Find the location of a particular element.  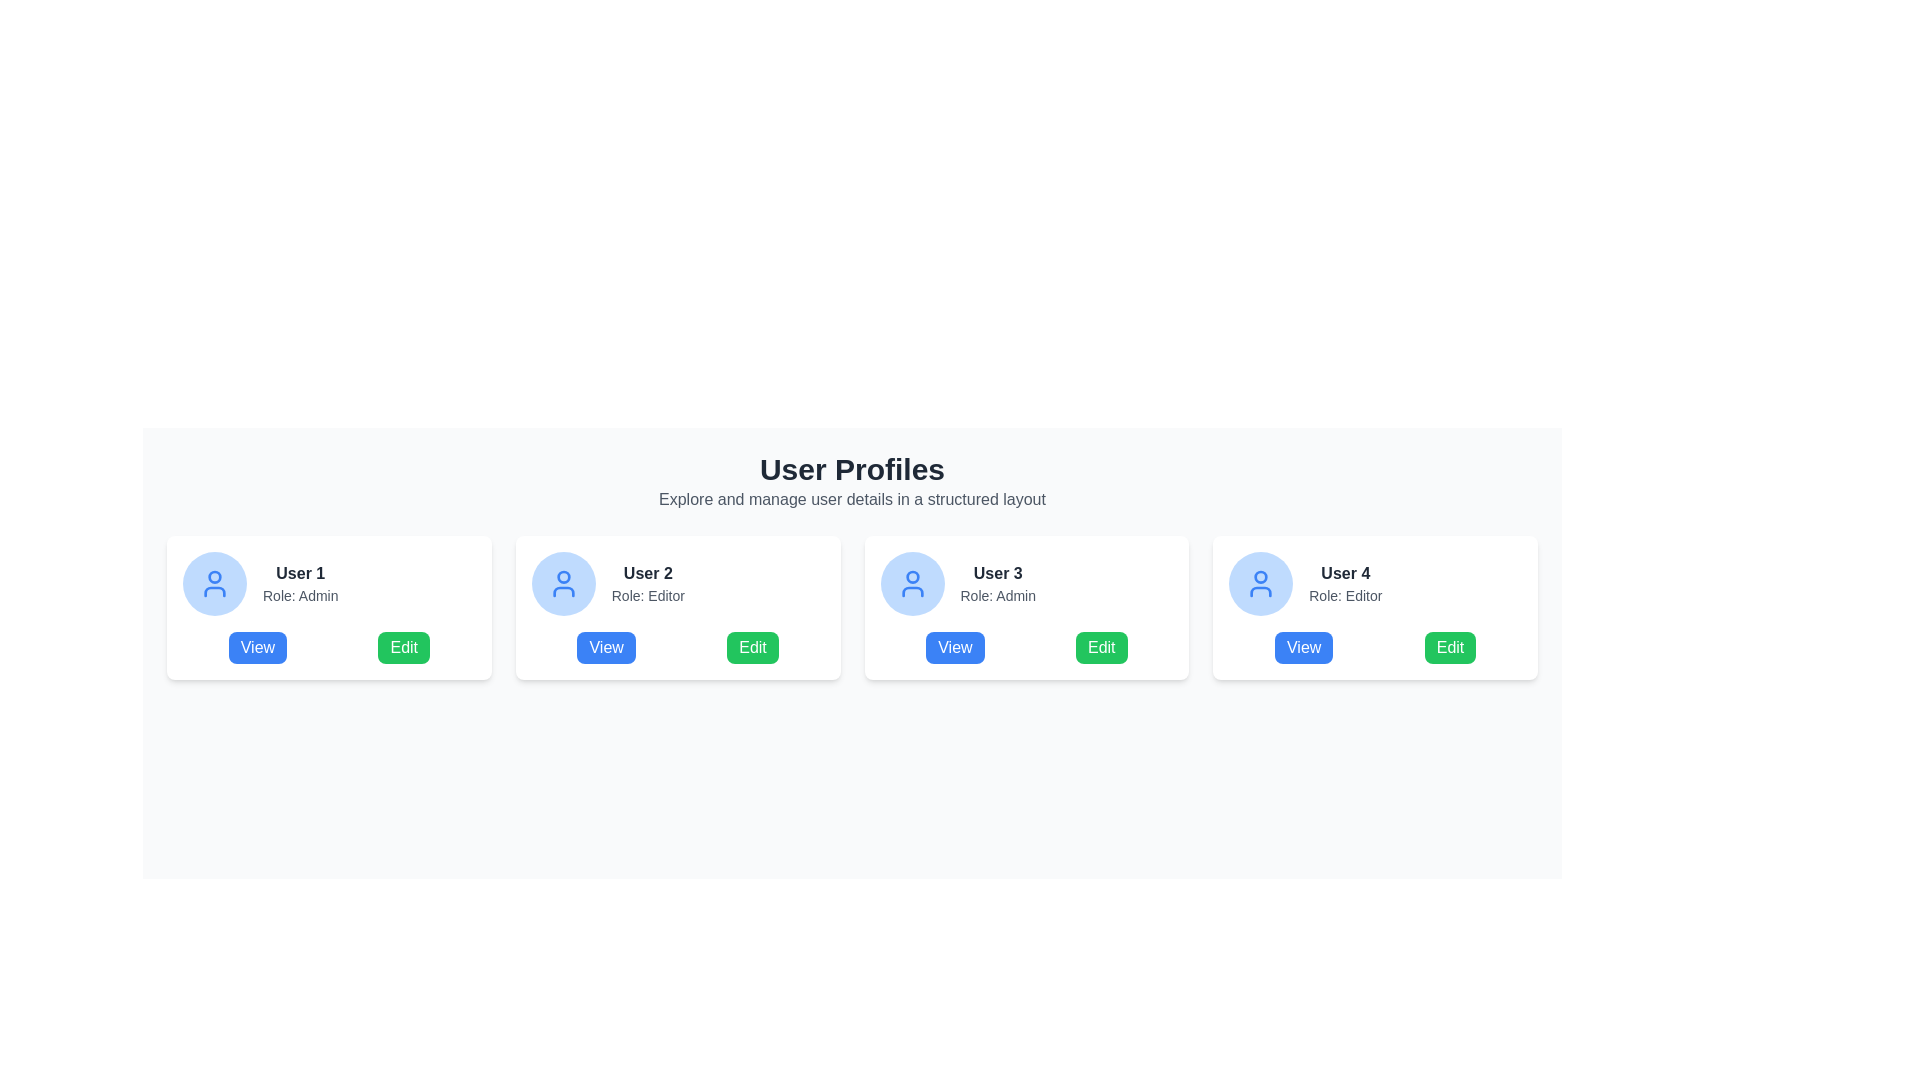

the user information card located at the top-left corner of the grid is located at coordinates (329, 607).